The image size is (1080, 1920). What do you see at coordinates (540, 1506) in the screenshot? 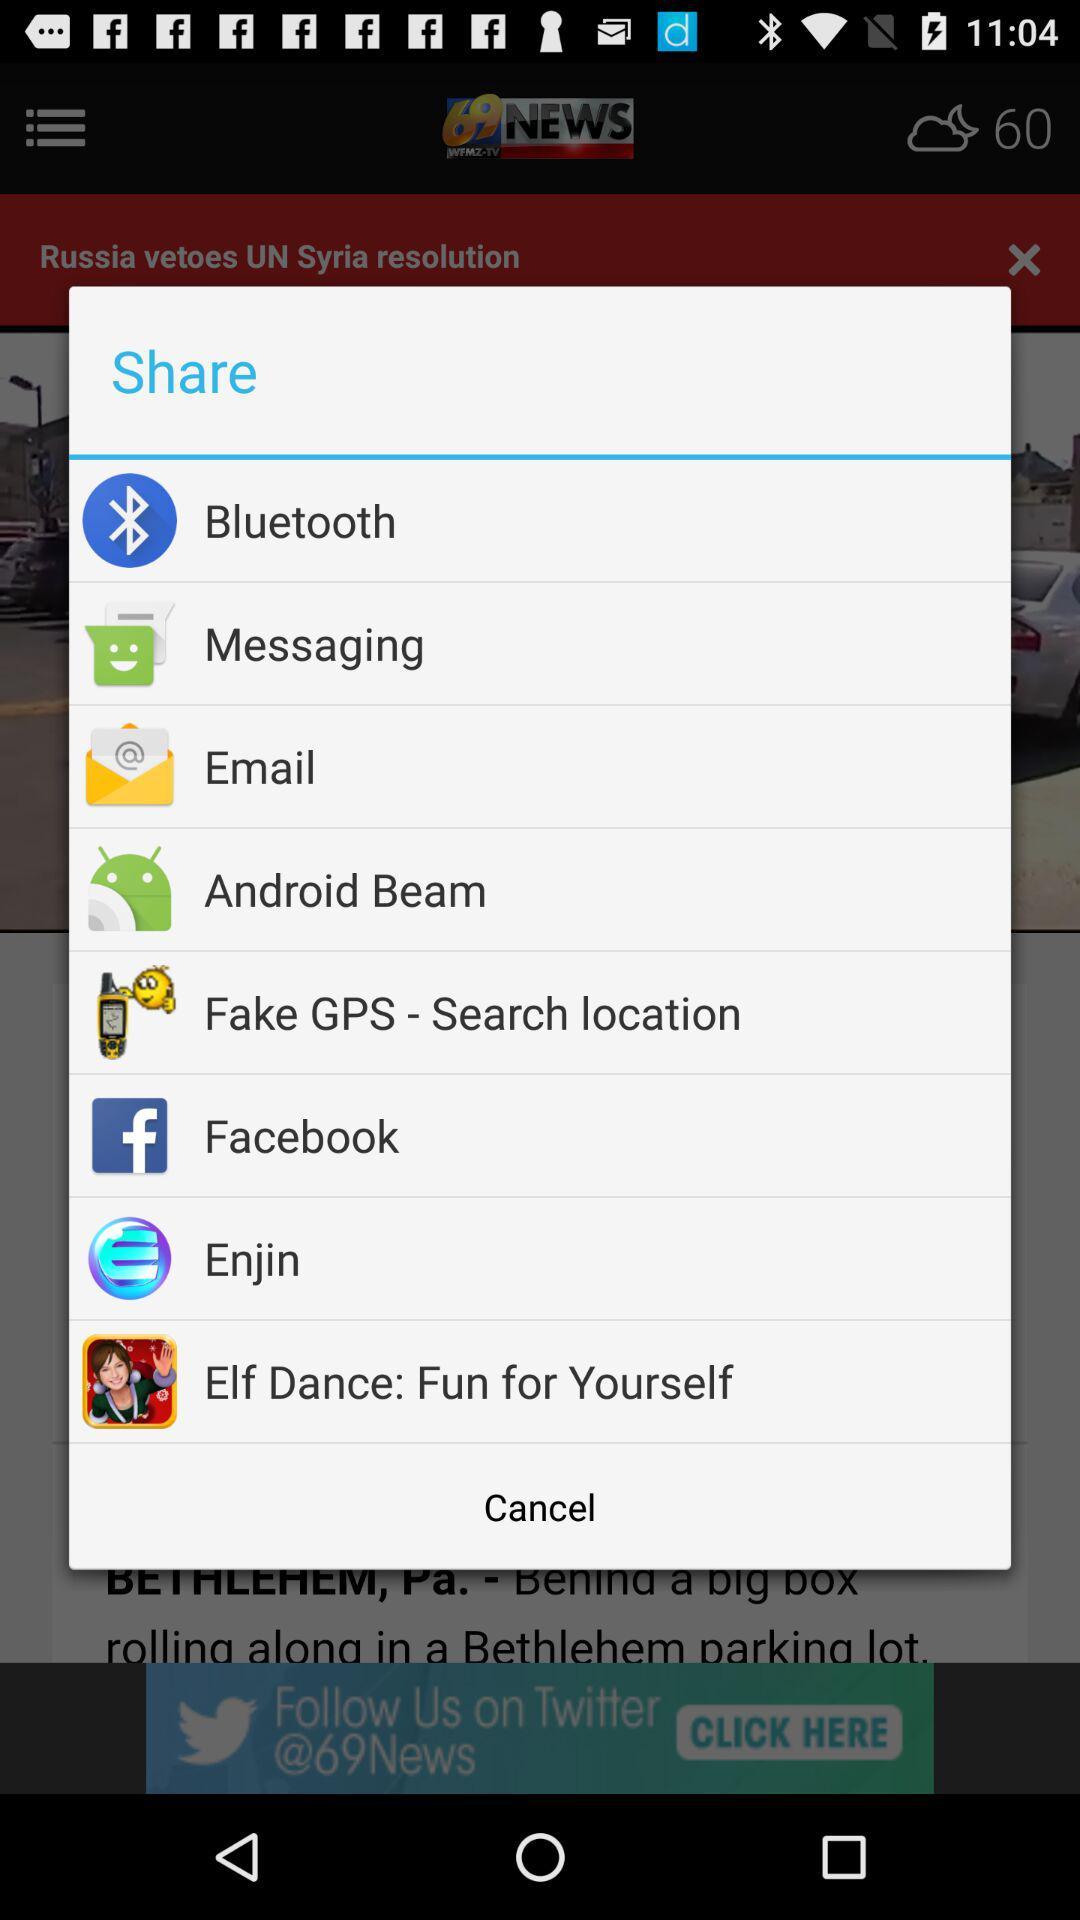
I see `cancel button` at bounding box center [540, 1506].